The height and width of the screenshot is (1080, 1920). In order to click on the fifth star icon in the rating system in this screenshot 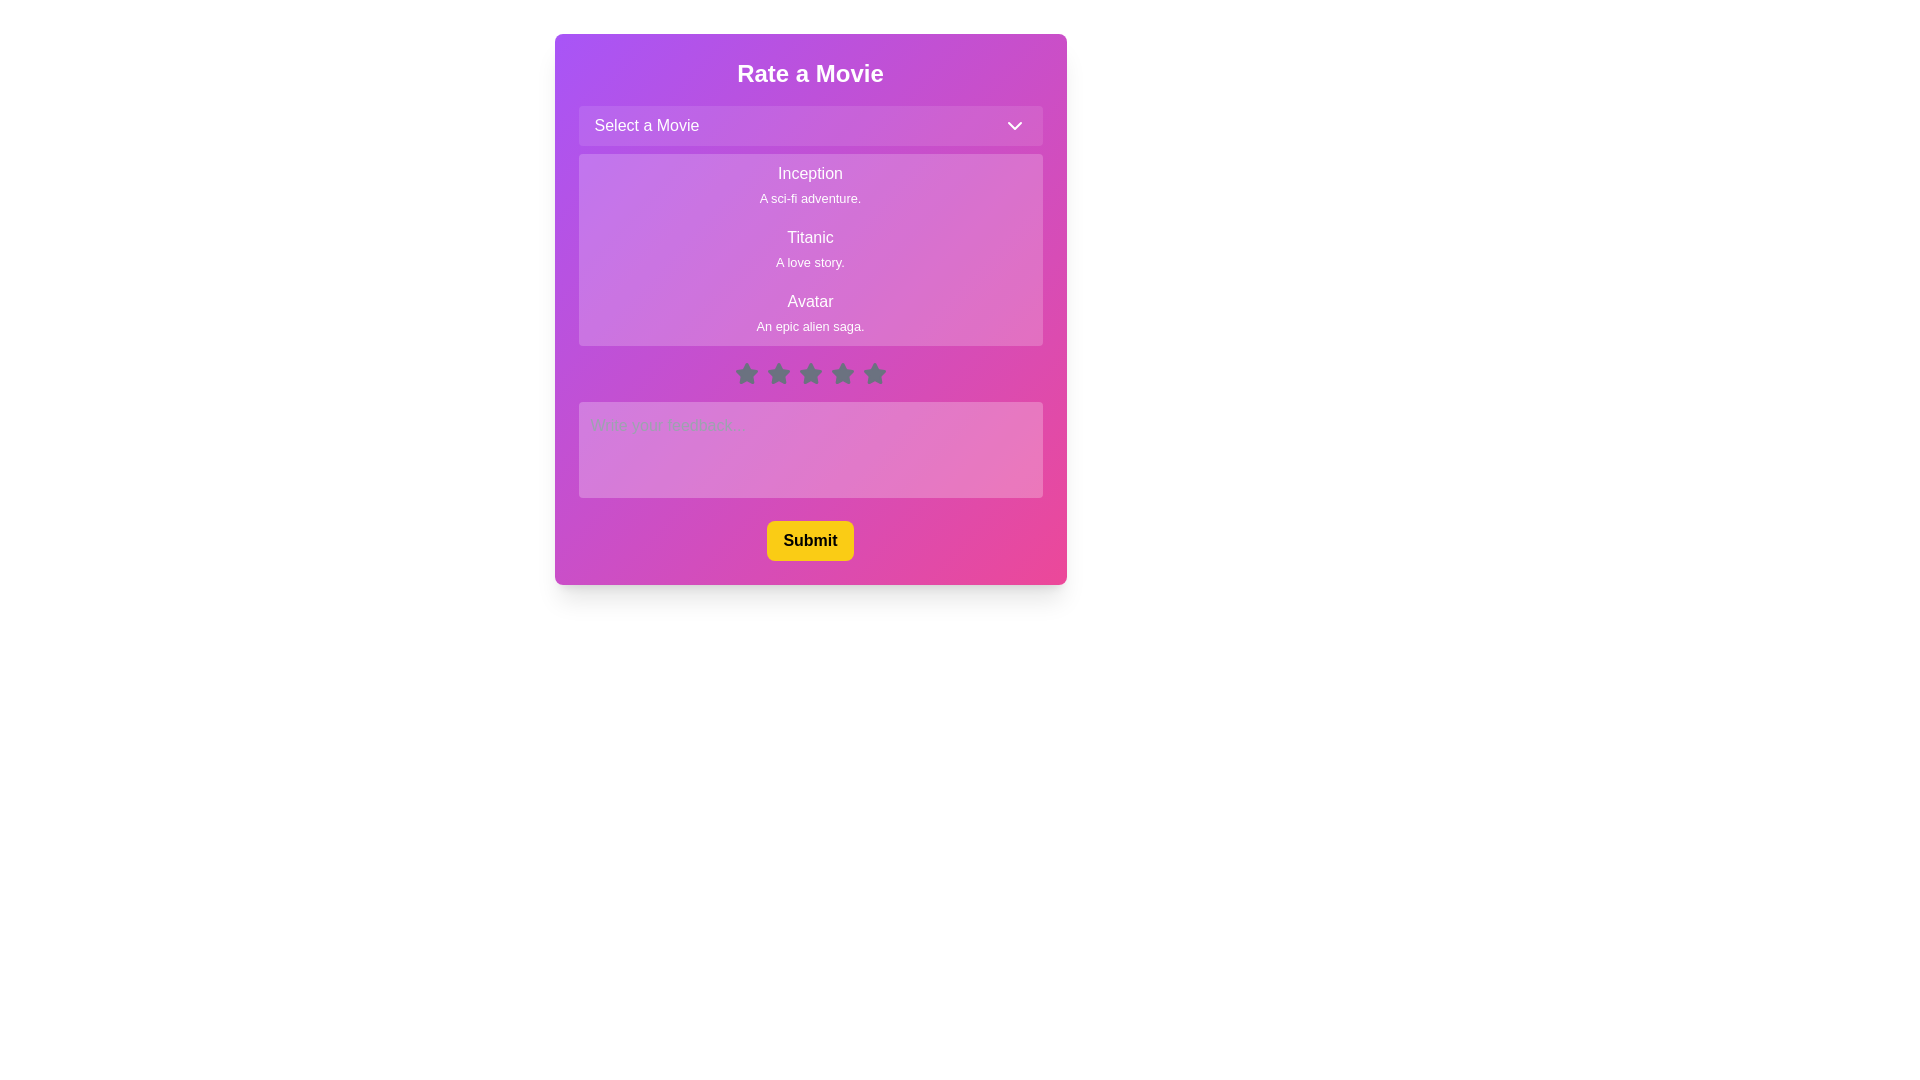, I will do `click(874, 374)`.